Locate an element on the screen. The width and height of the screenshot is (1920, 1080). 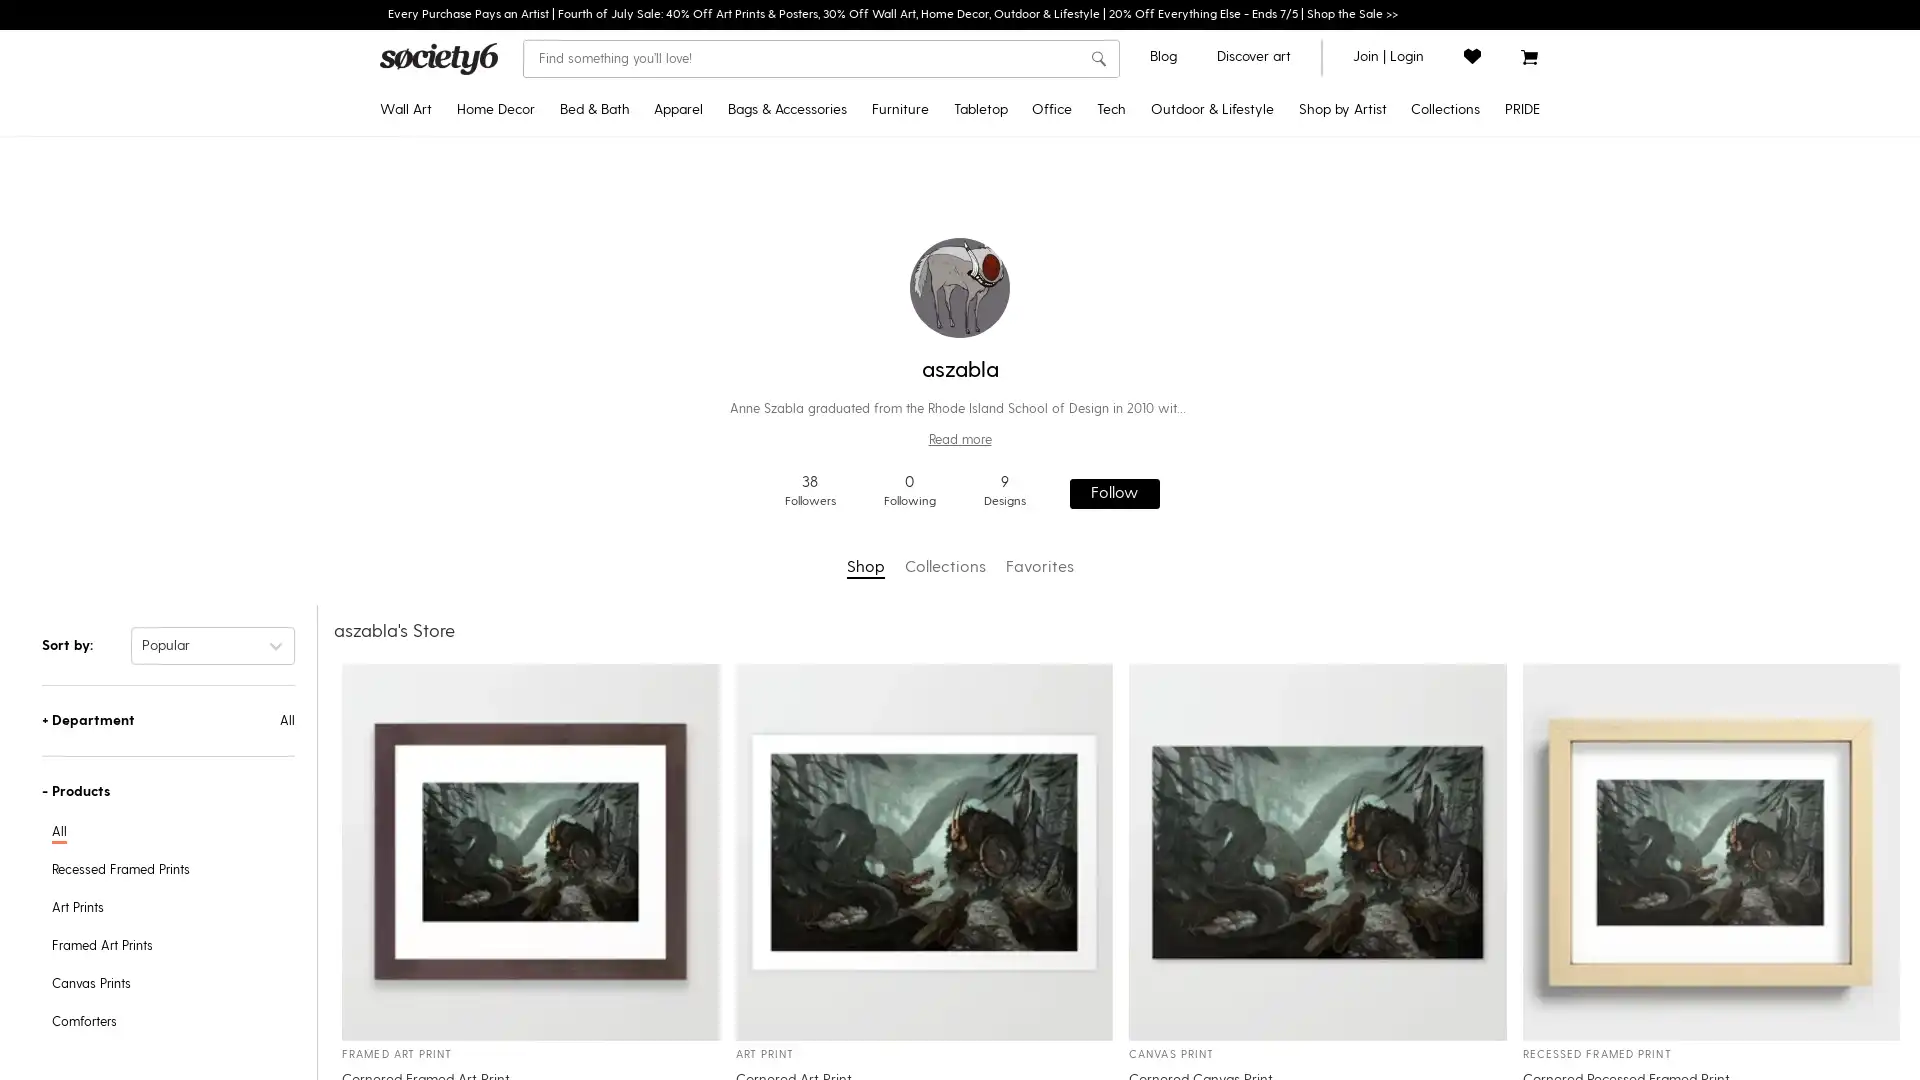
Framed Art Prints is located at coordinates (470, 192).